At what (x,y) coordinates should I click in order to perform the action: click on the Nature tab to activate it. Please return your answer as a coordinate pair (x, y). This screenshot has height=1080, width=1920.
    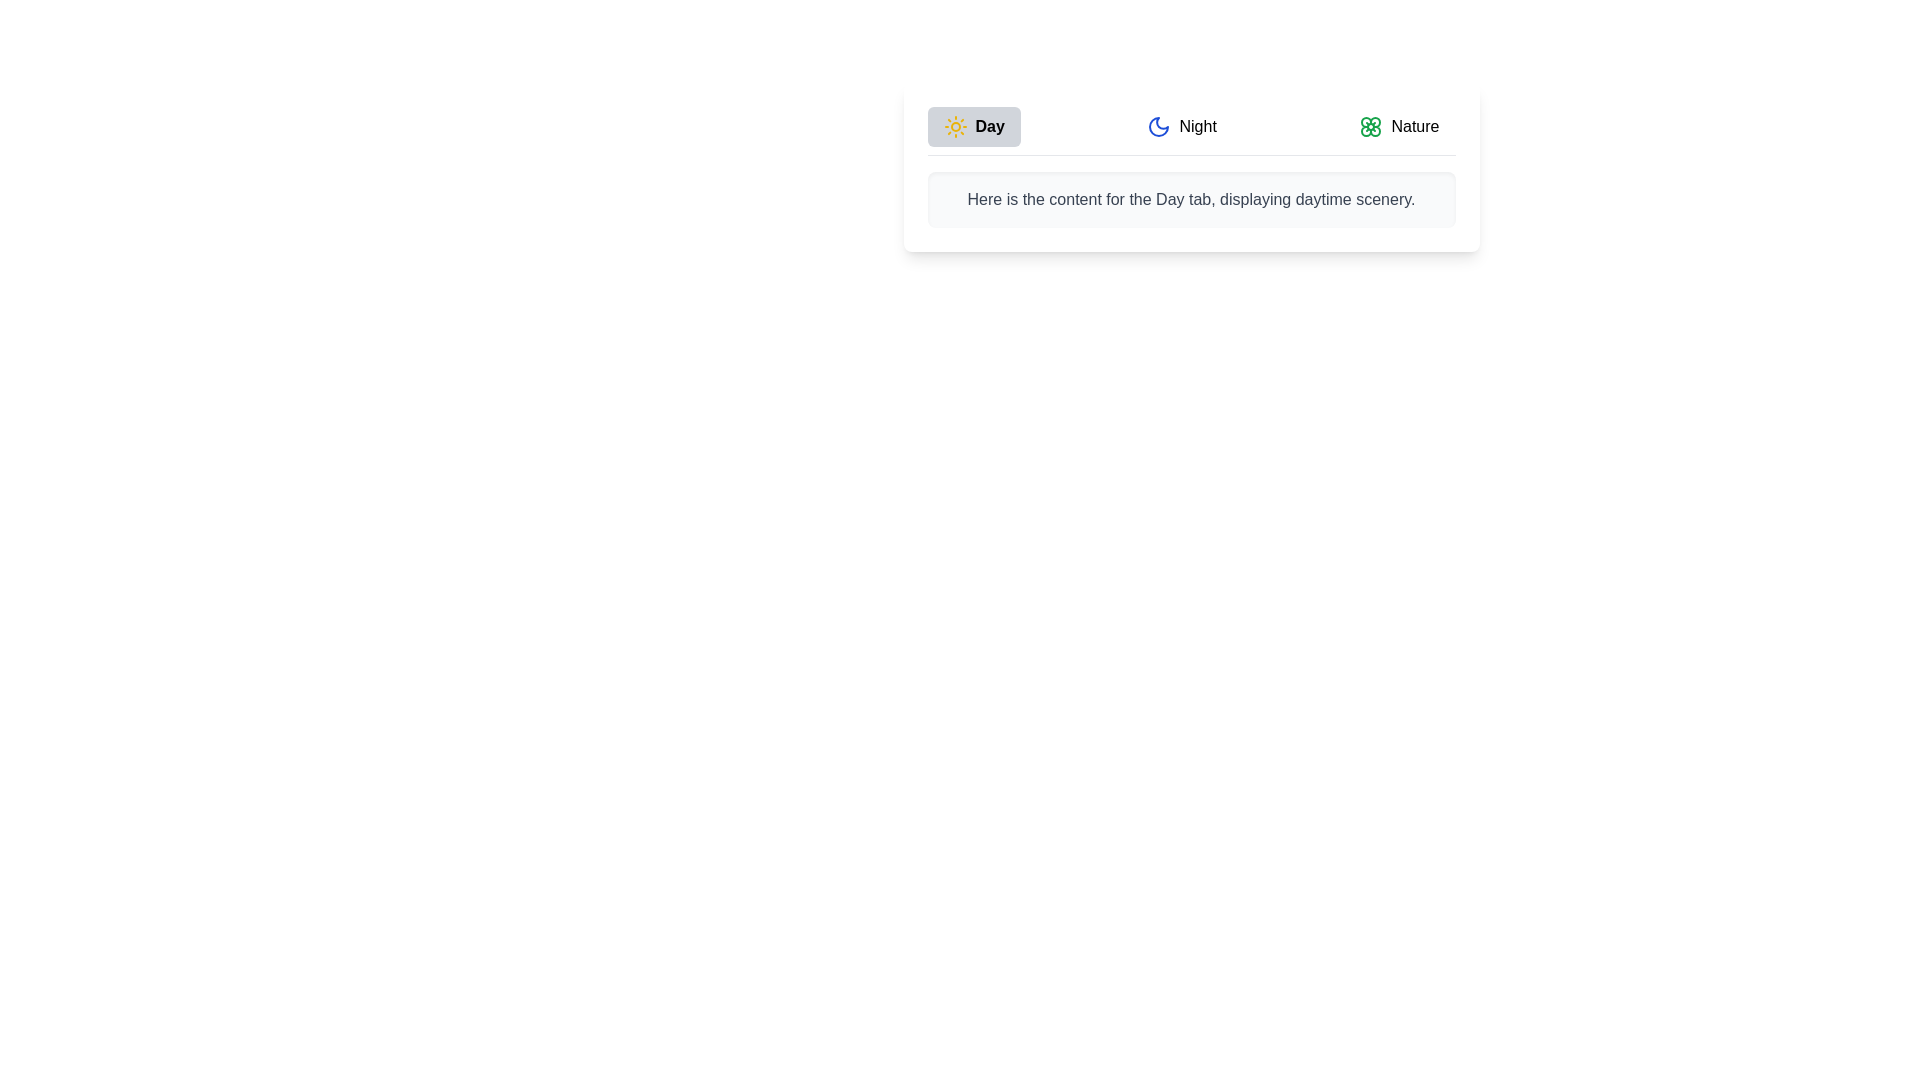
    Looking at the image, I should click on (1398, 127).